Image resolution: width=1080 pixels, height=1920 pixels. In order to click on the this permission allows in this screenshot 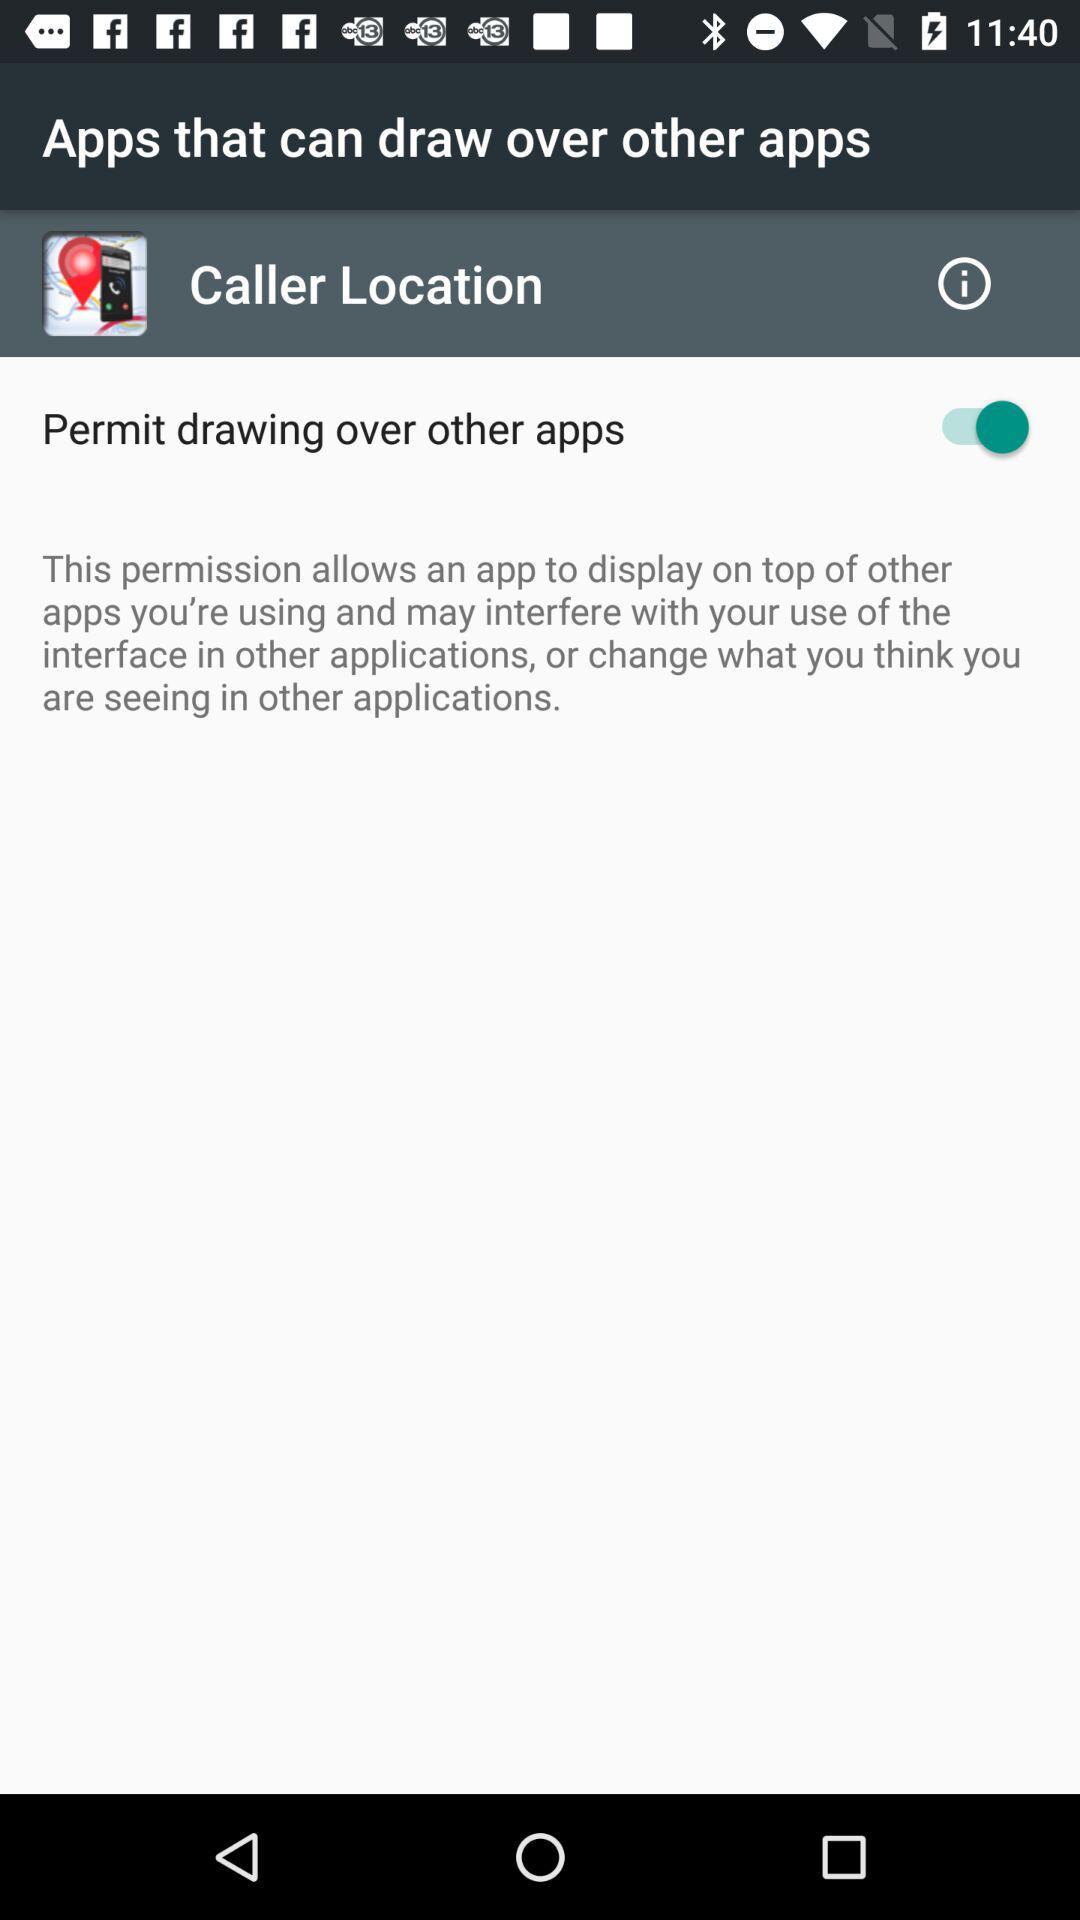, I will do `click(540, 630)`.